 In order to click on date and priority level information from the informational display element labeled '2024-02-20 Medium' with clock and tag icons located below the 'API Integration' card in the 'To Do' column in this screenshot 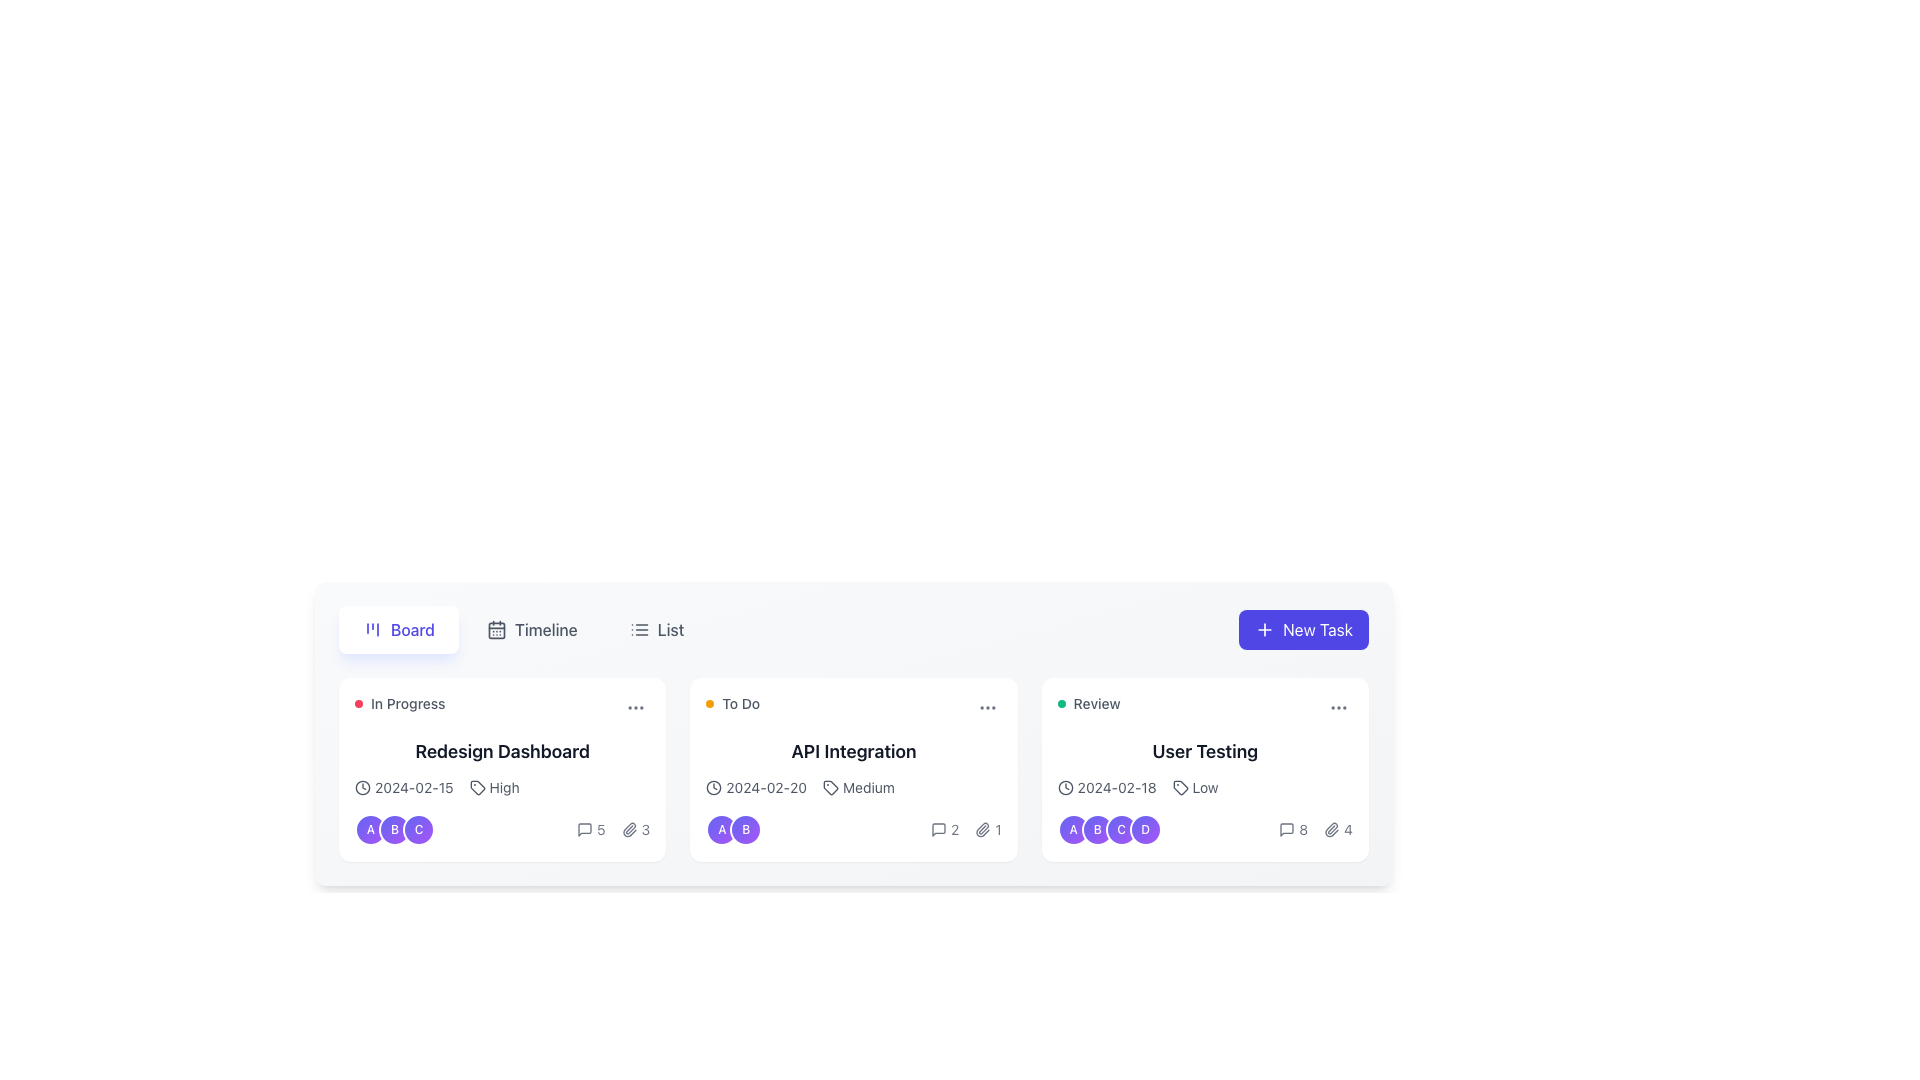, I will do `click(854, 786)`.